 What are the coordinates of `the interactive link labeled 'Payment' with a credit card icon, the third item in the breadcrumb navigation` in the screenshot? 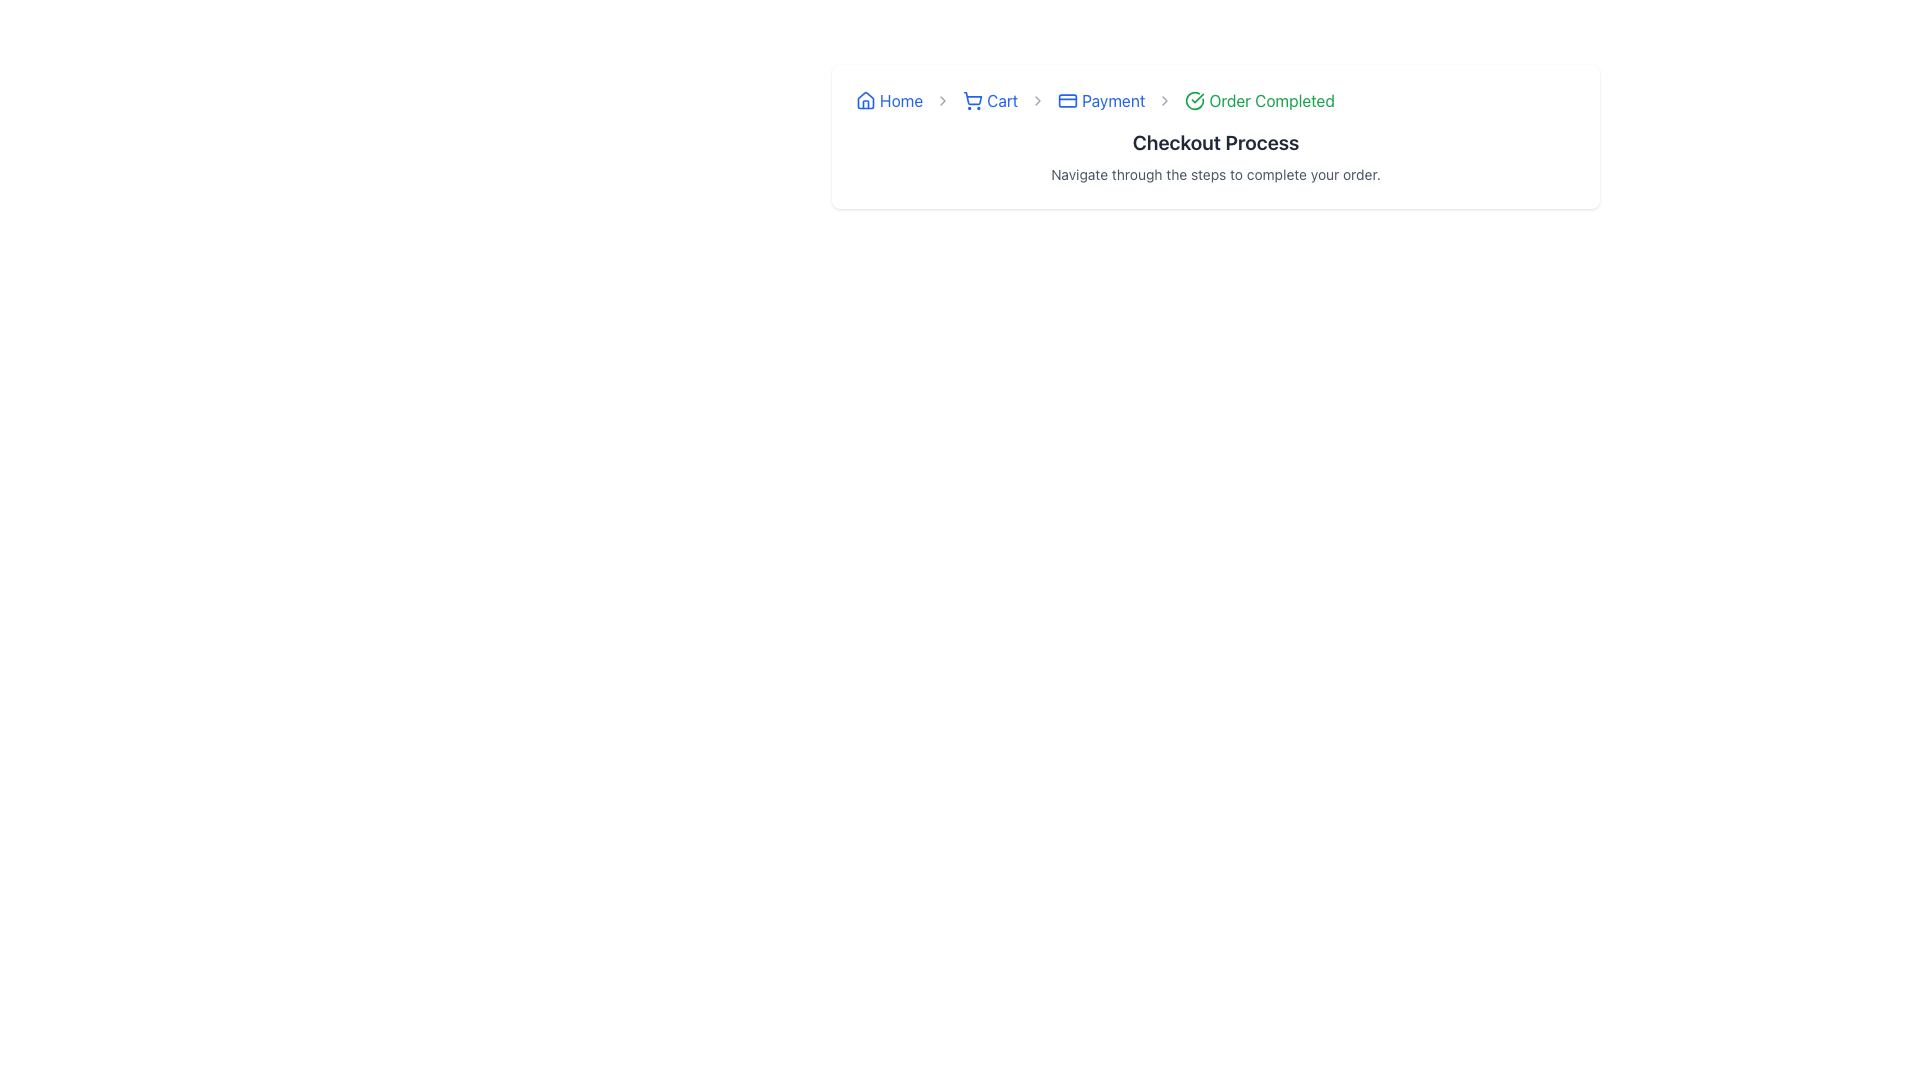 It's located at (1100, 100).